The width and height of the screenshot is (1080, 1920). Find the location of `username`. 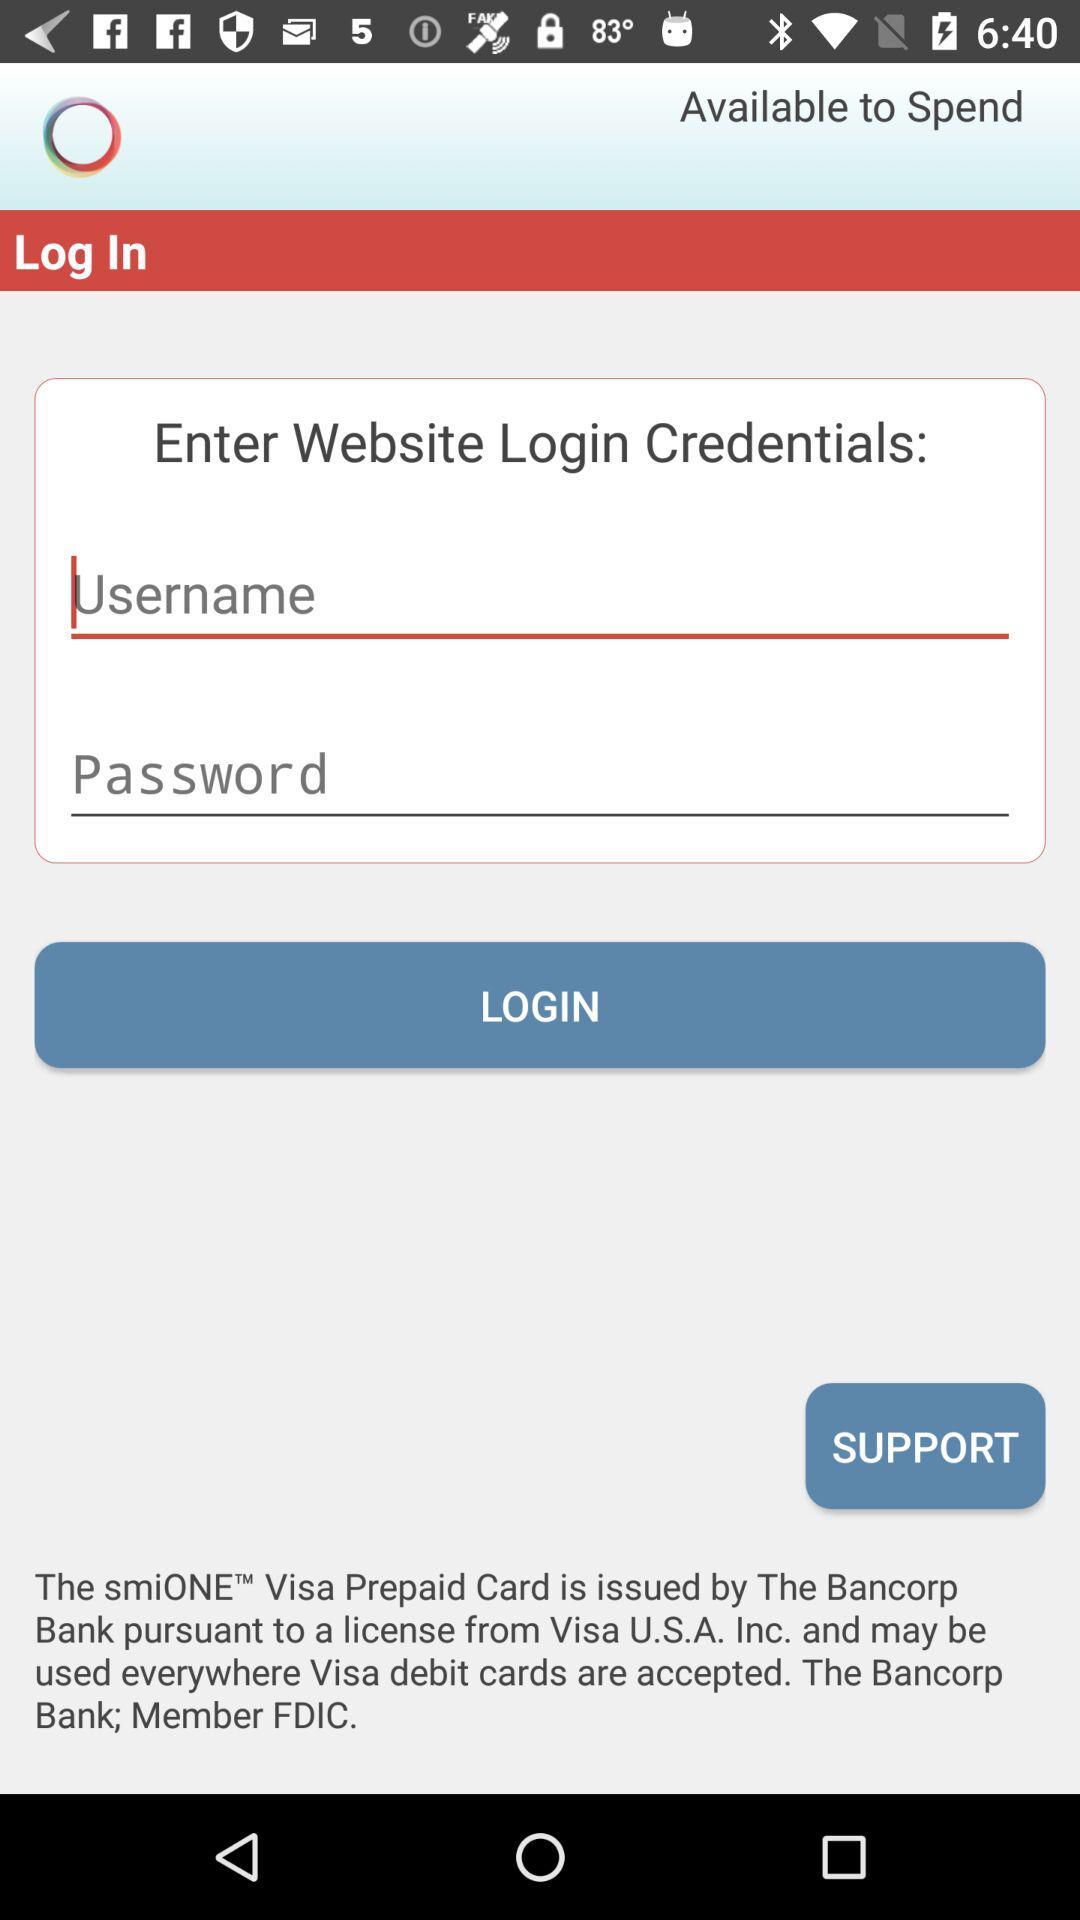

username is located at coordinates (540, 592).